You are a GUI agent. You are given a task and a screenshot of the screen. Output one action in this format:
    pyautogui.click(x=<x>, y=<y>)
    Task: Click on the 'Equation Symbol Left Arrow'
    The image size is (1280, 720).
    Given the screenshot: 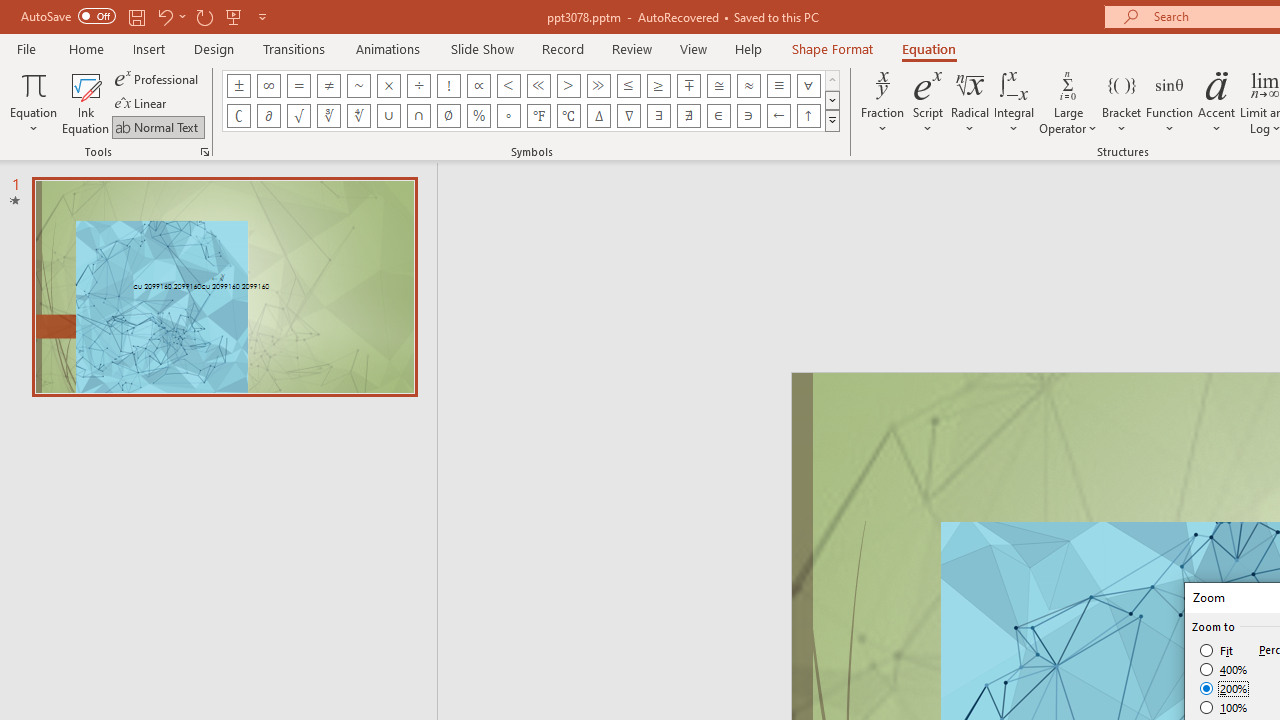 What is the action you would take?
    pyautogui.click(x=777, y=115)
    